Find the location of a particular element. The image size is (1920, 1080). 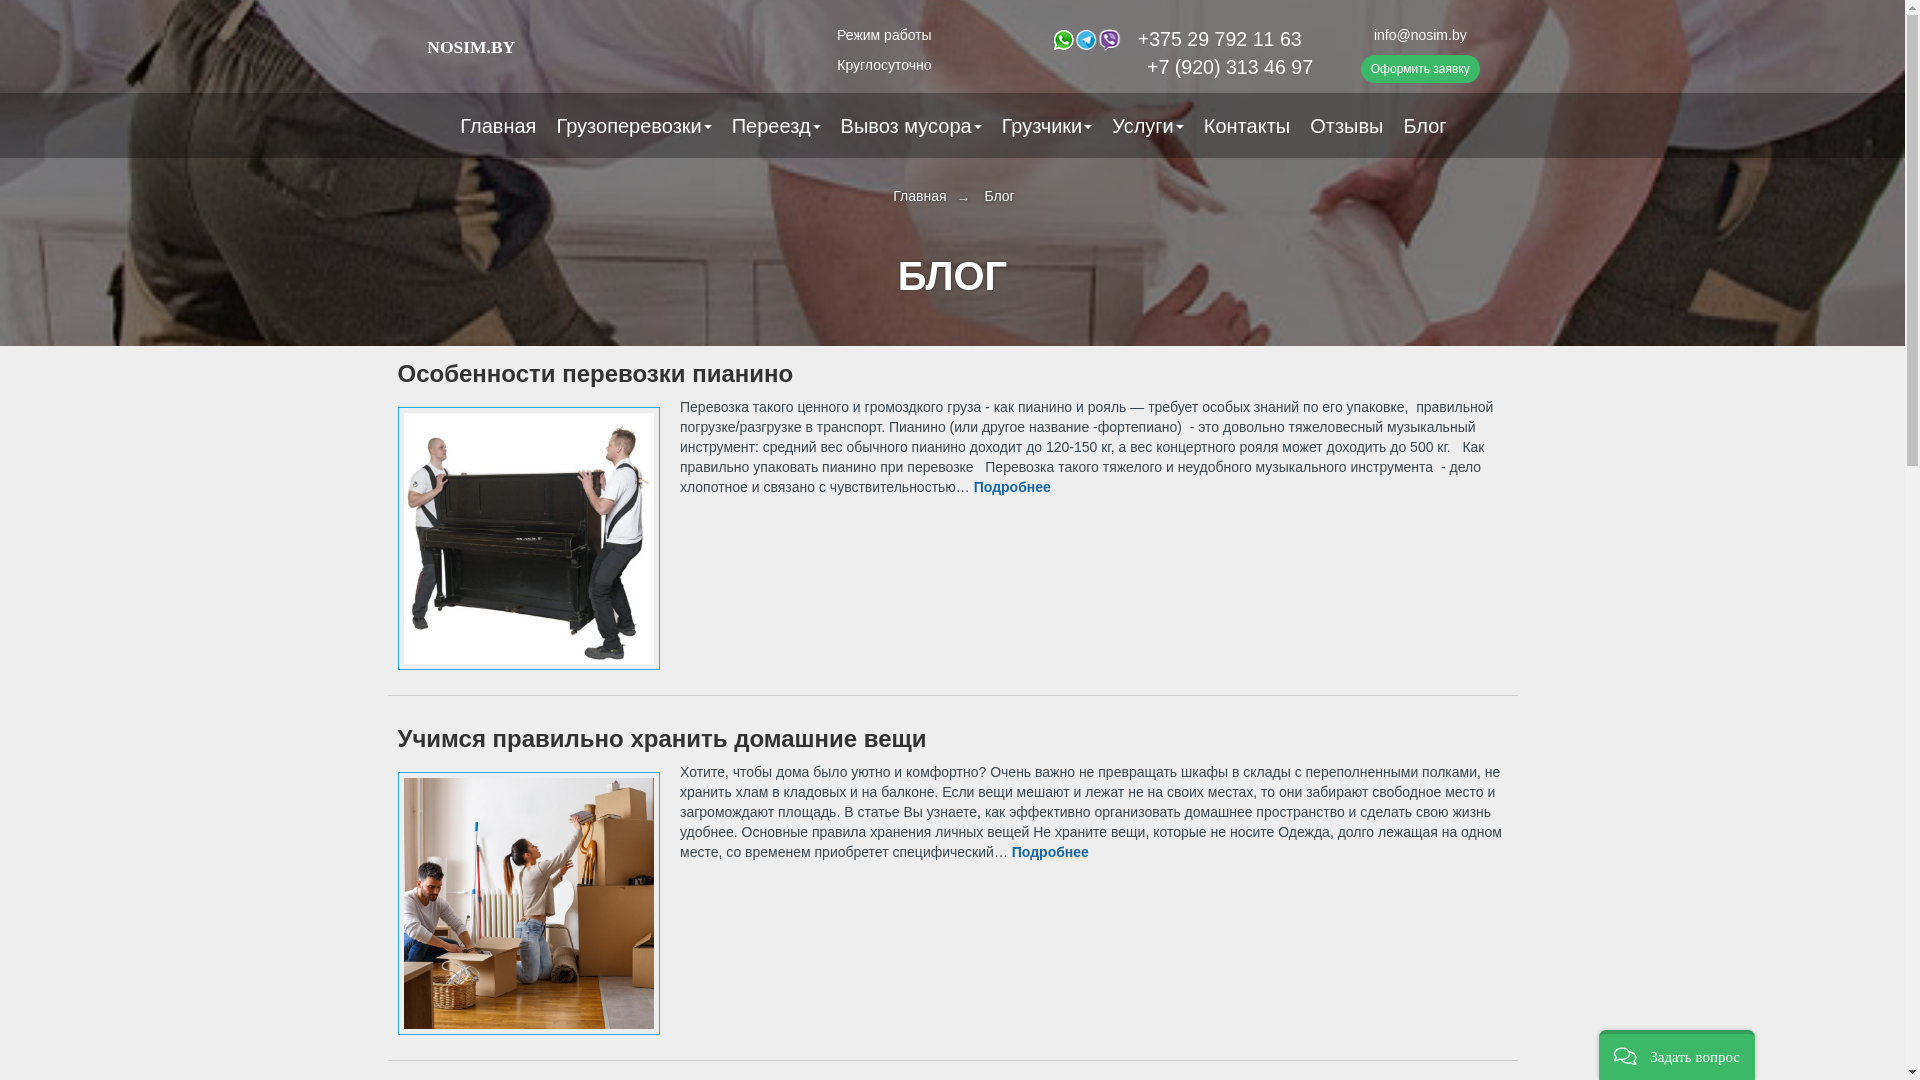

'+375 29 792 11 63' is located at coordinates (1218, 38).